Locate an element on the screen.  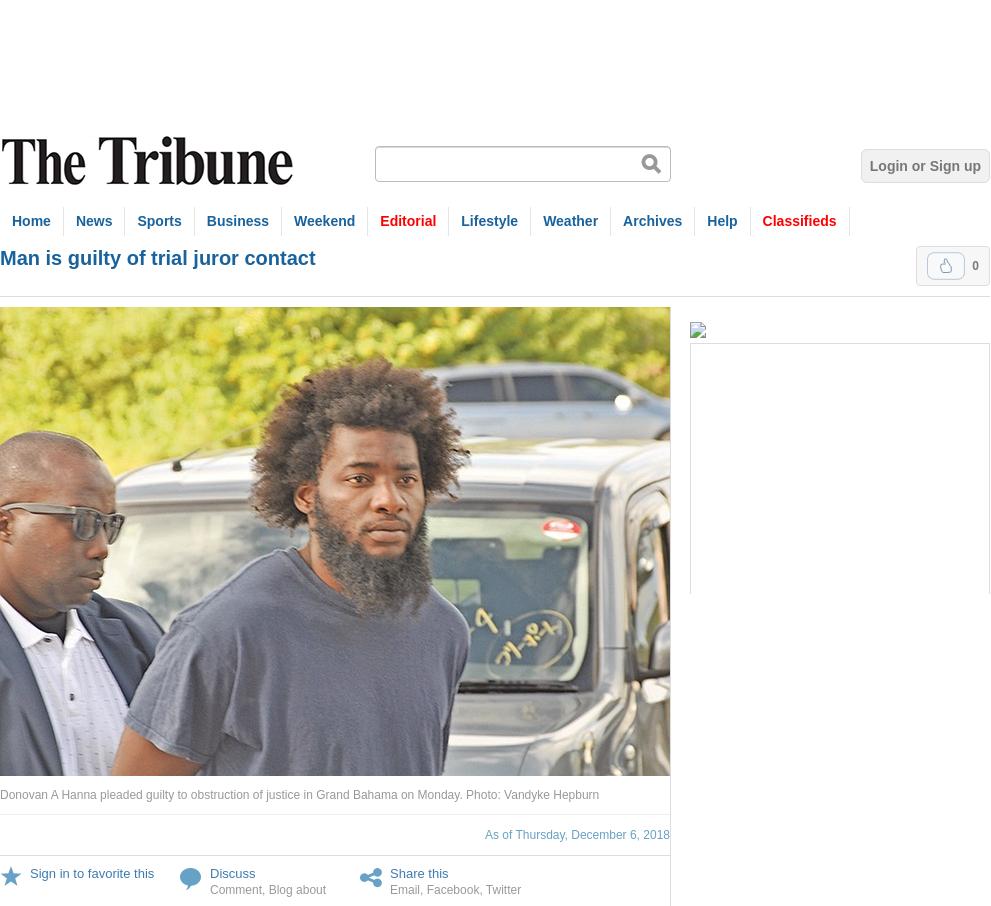
'Sports' is located at coordinates (158, 219).